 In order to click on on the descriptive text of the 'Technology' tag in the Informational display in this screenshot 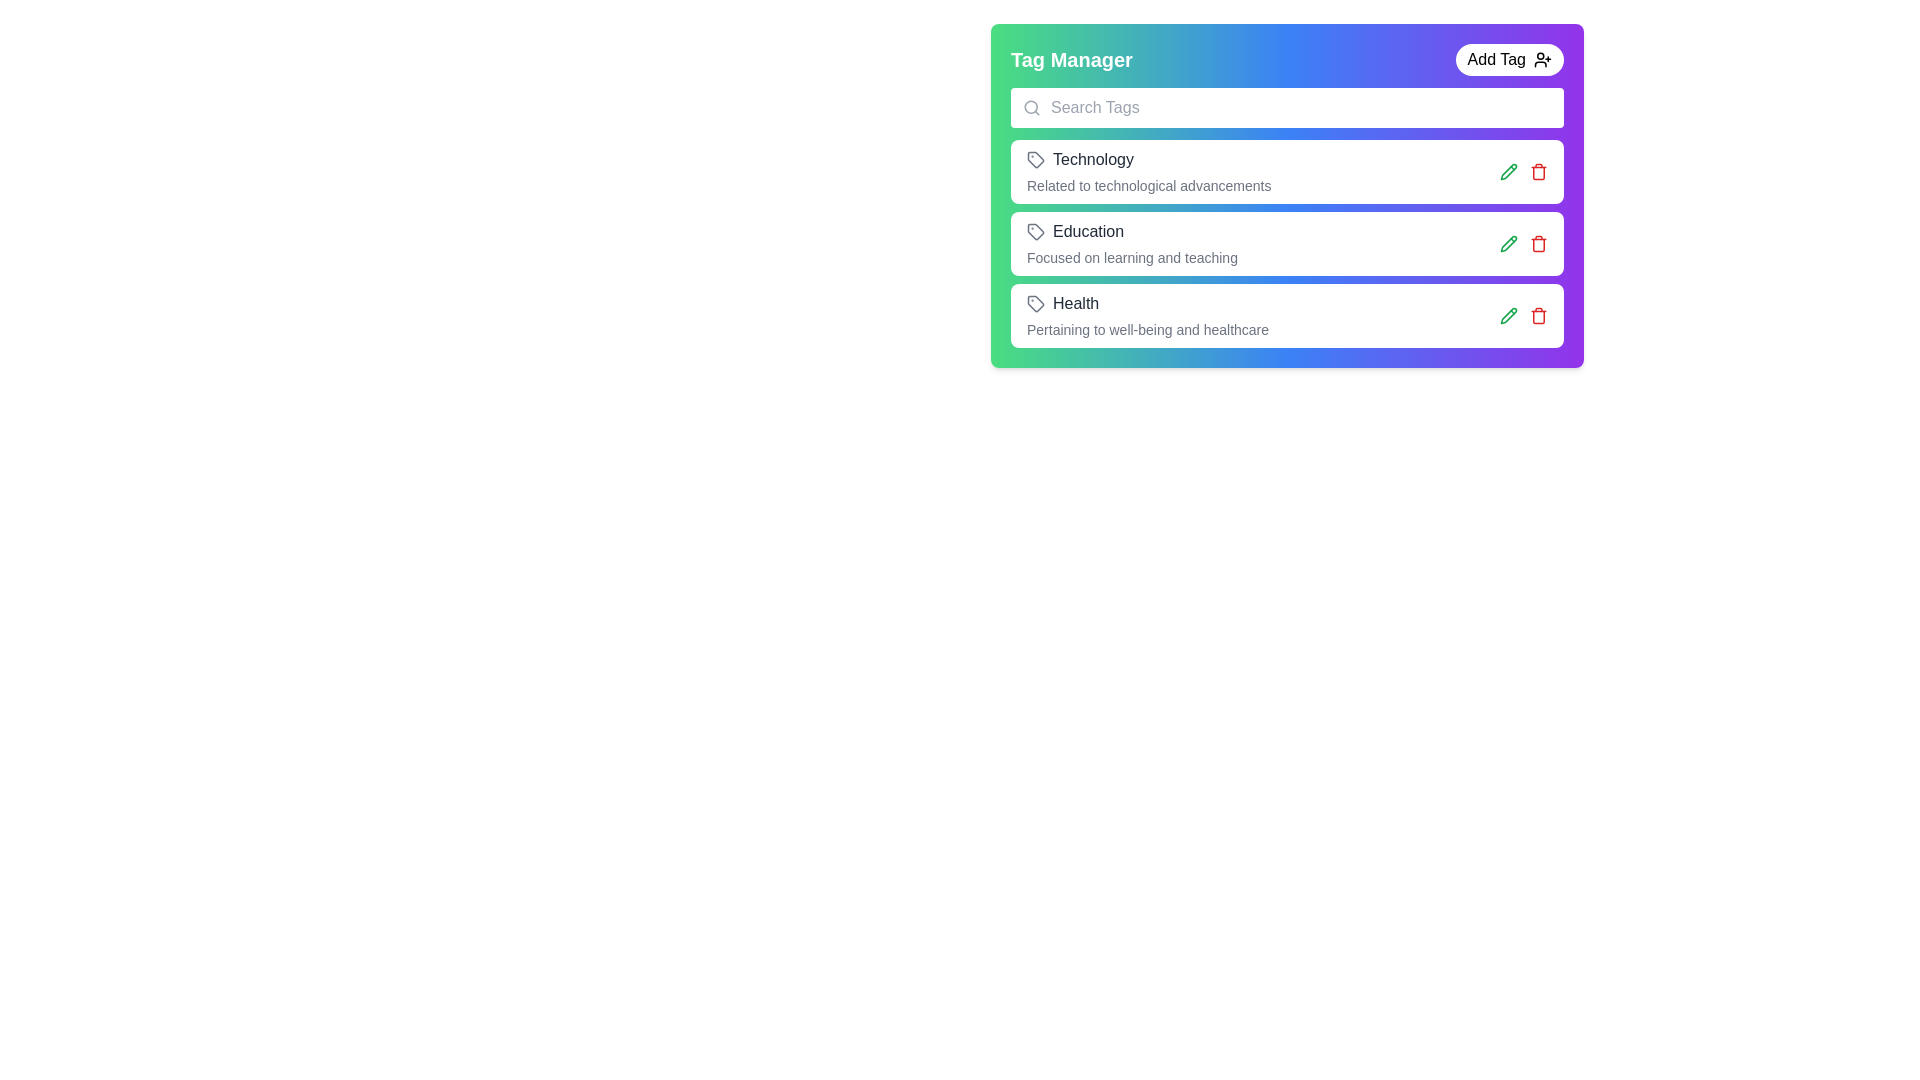, I will do `click(1149, 171)`.